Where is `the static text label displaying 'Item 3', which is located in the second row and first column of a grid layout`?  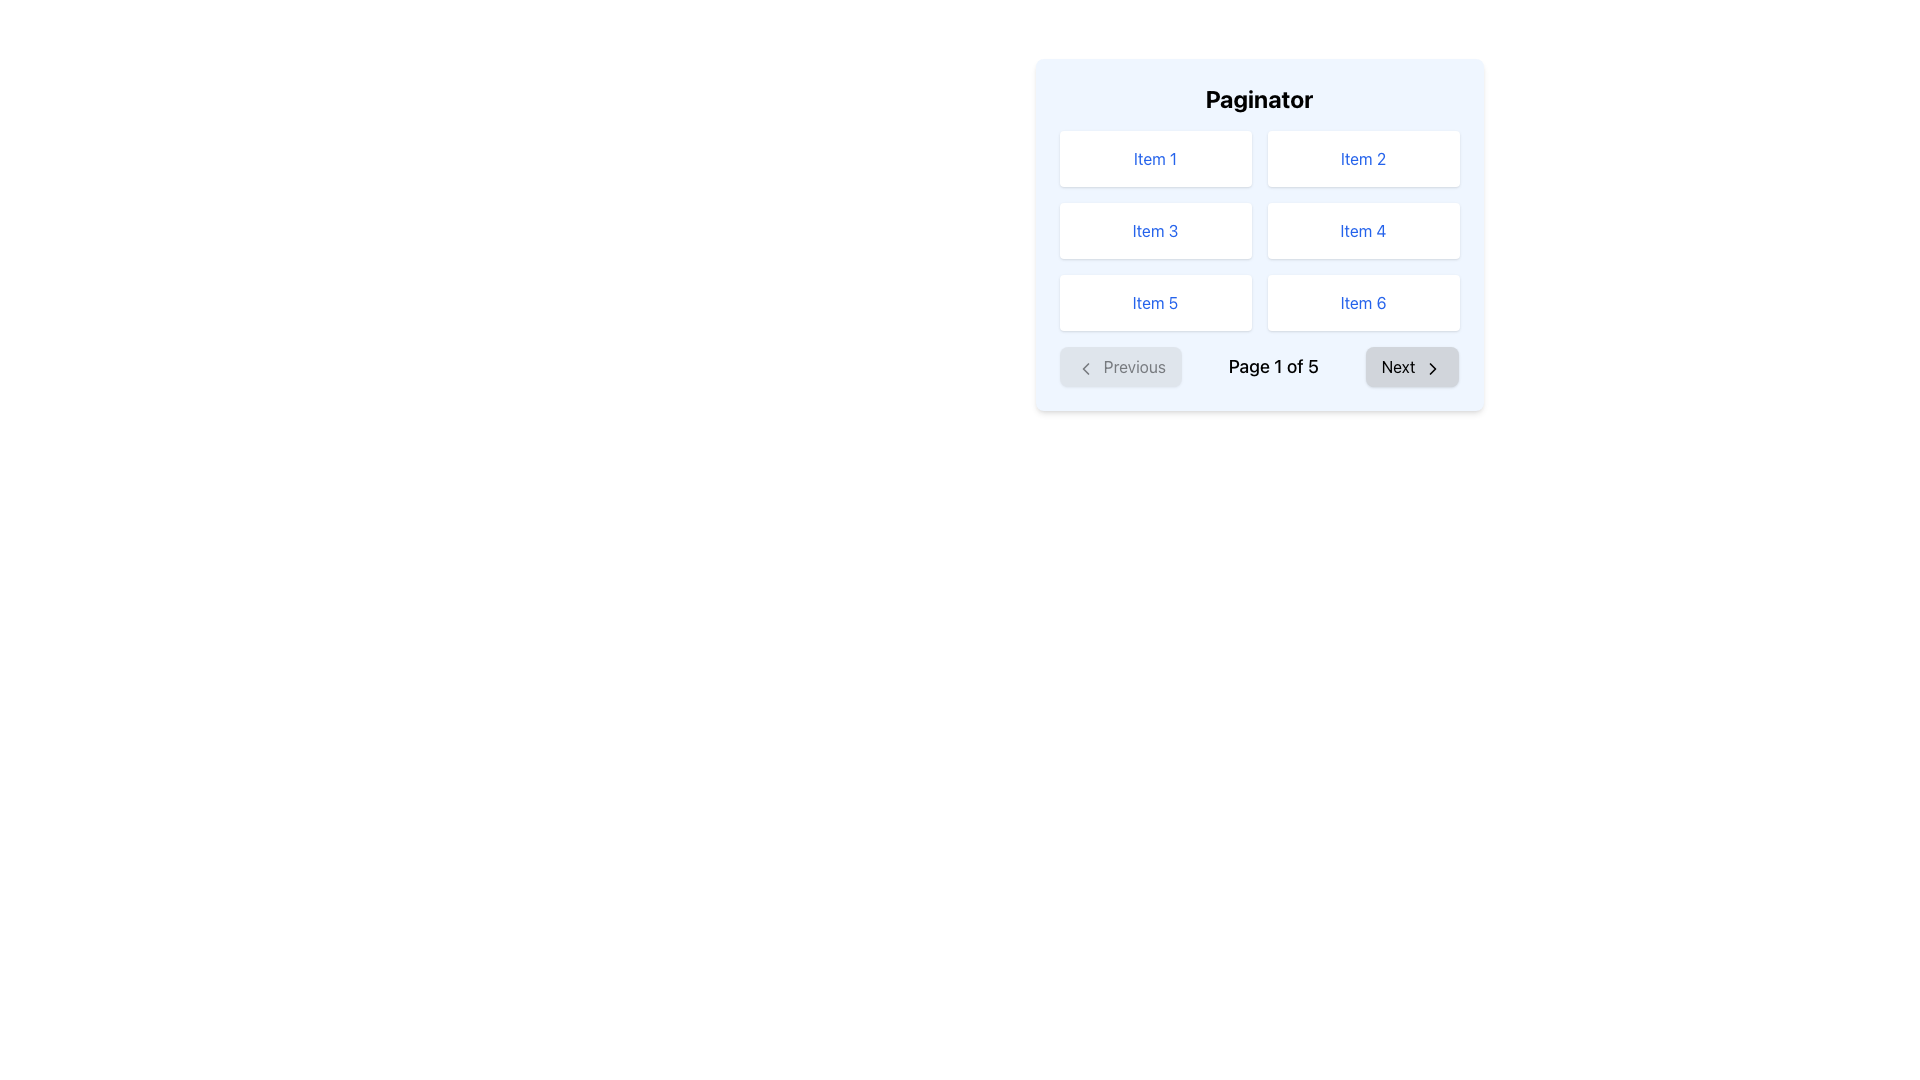 the static text label displaying 'Item 3', which is located in the second row and first column of a grid layout is located at coordinates (1155, 230).